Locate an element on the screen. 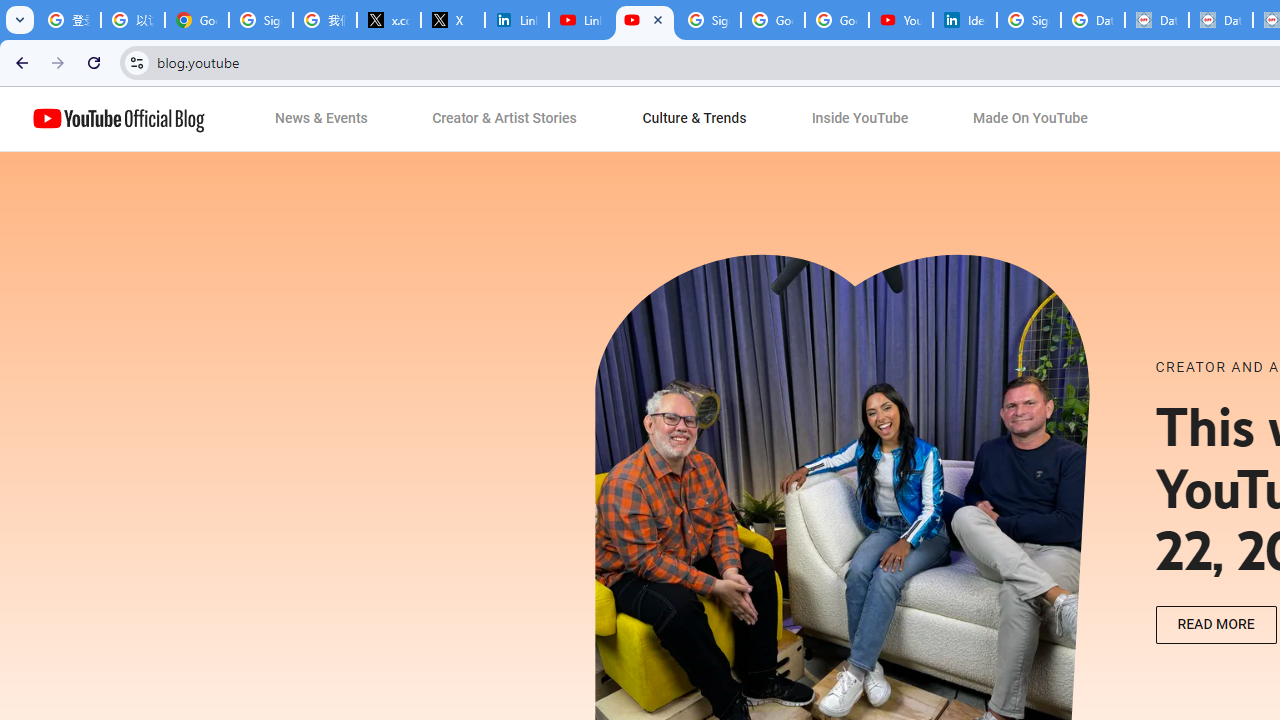 The height and width of the screenshot is (720, 1280). 'Inside YouTube' is located at coordinates (860, 119).